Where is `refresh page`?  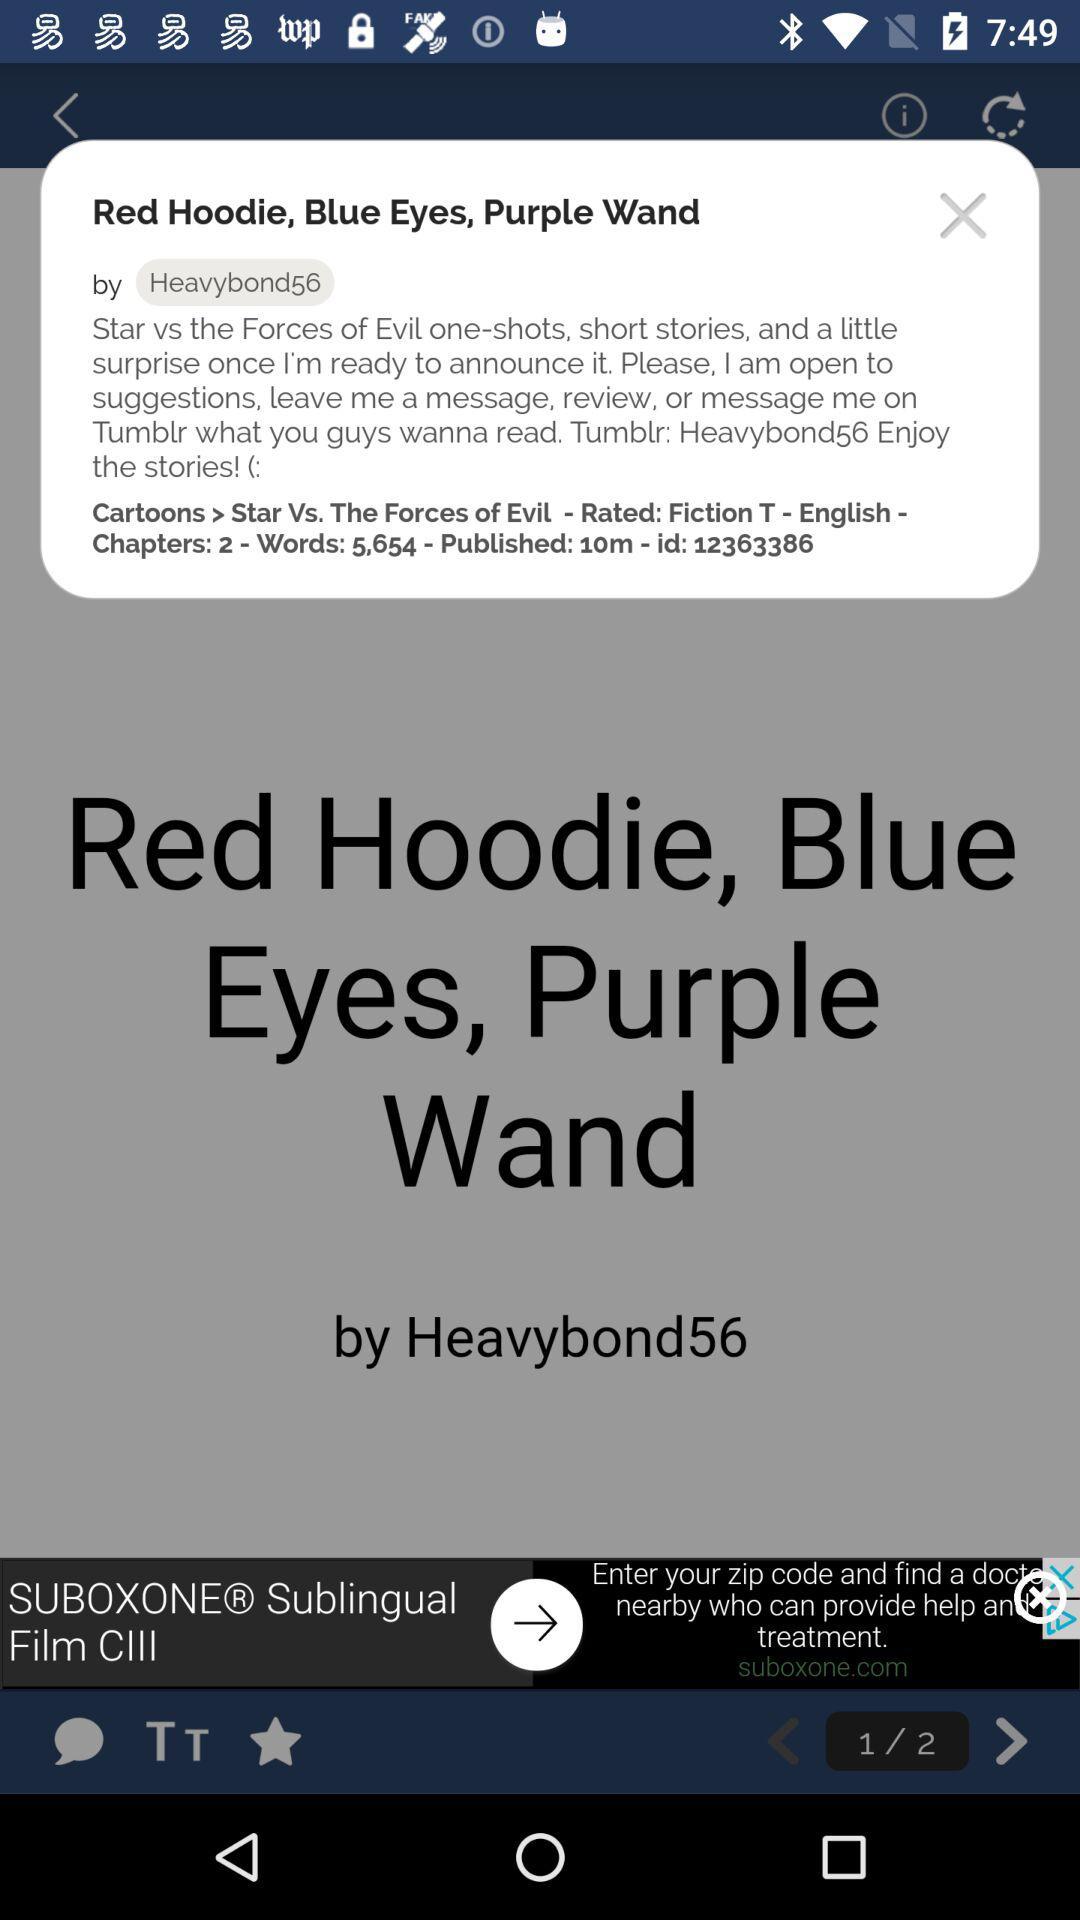 refresh page is located at coordinates (1003, 114).